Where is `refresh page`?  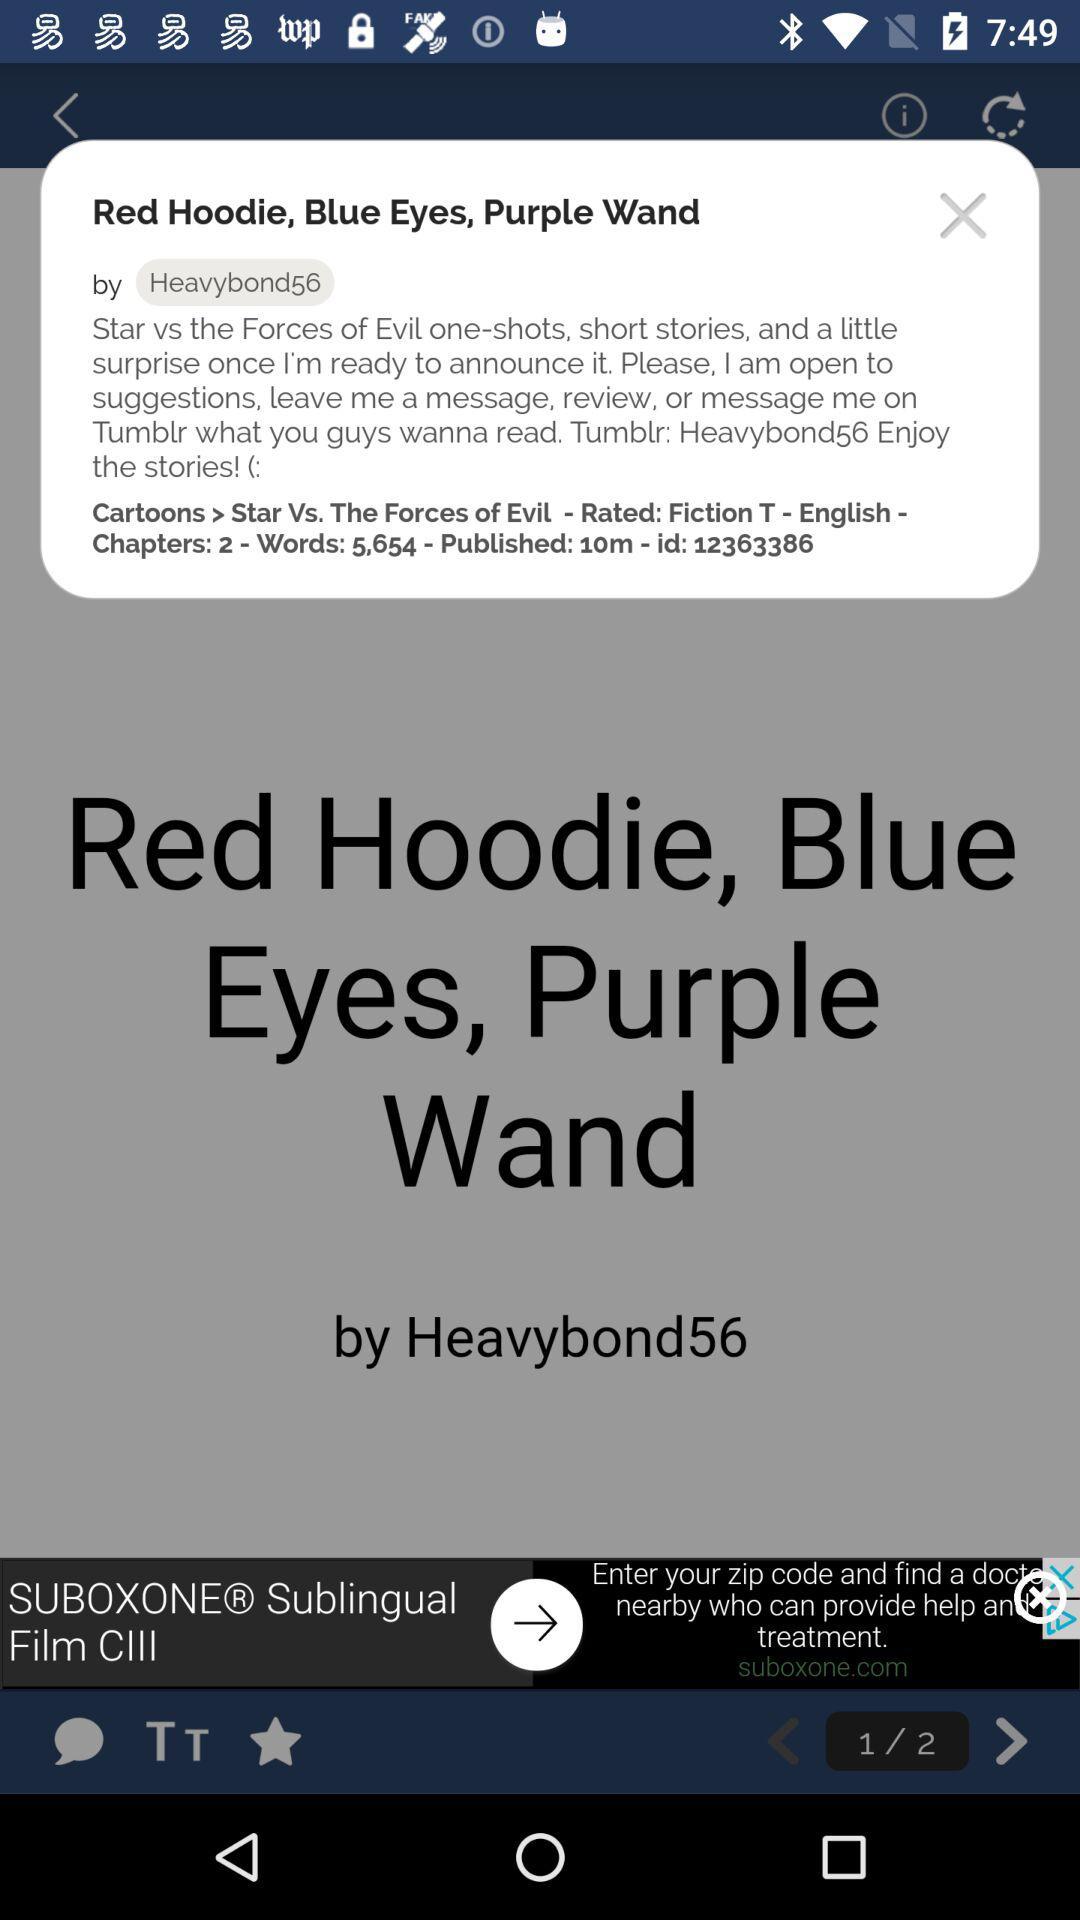 refresh page is located at coordinates (1003, 114).